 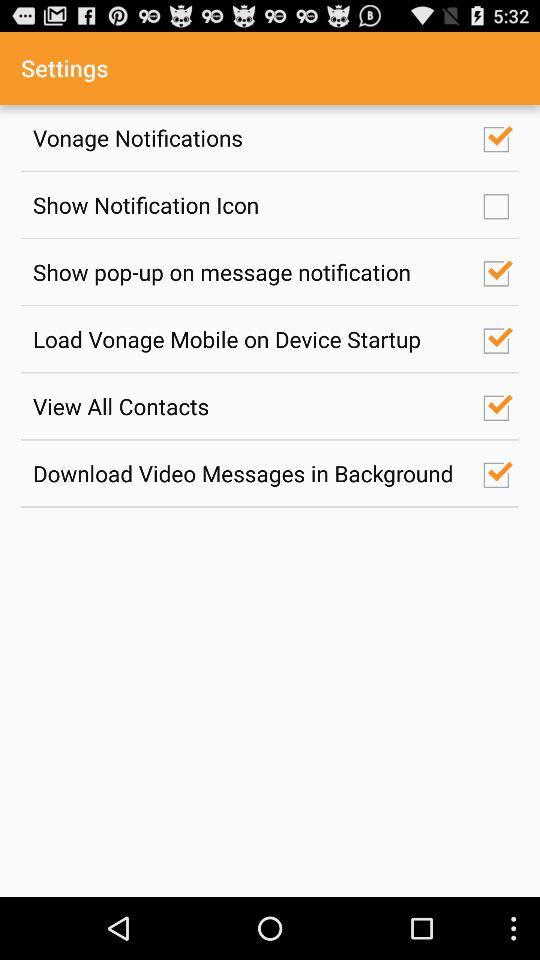 I want to click on the icon below settings, so click(x=247, y=136).